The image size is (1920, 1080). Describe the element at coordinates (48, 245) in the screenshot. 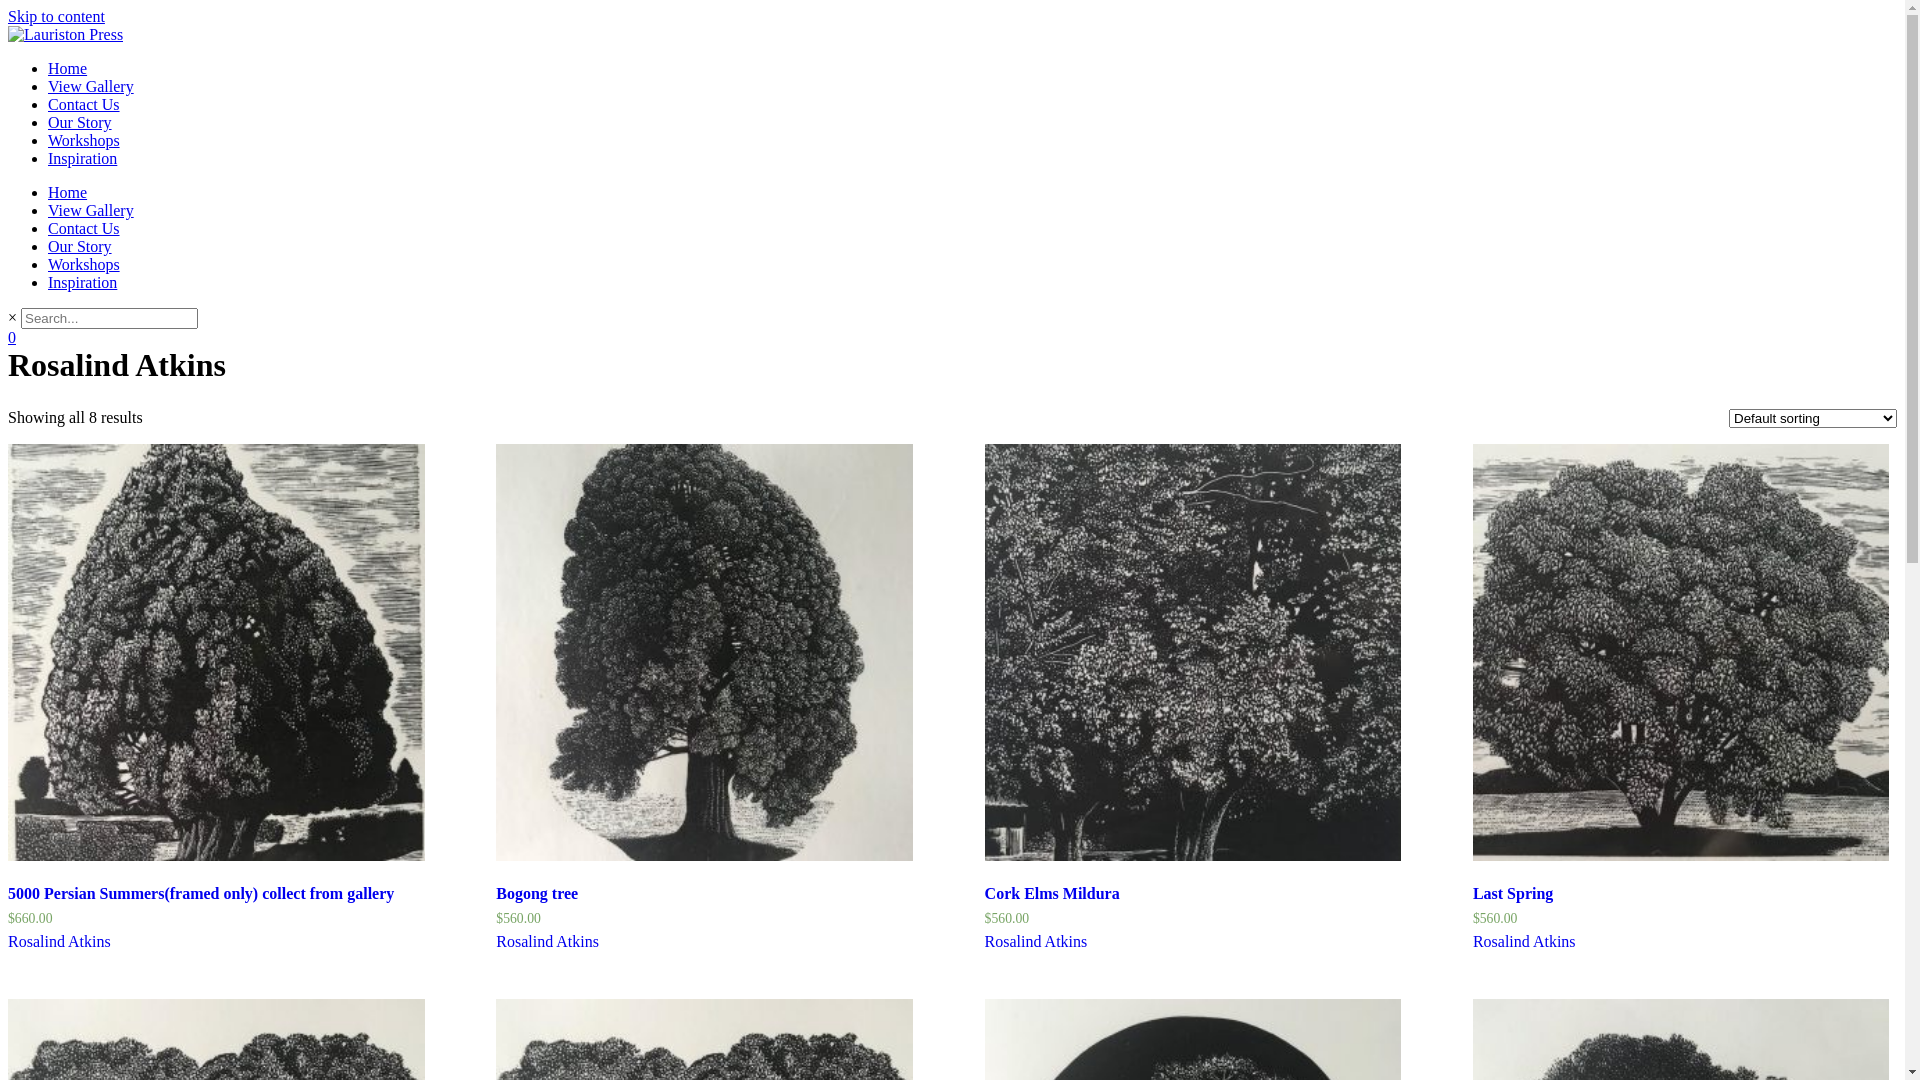

I see `'Our Story'` at that location.